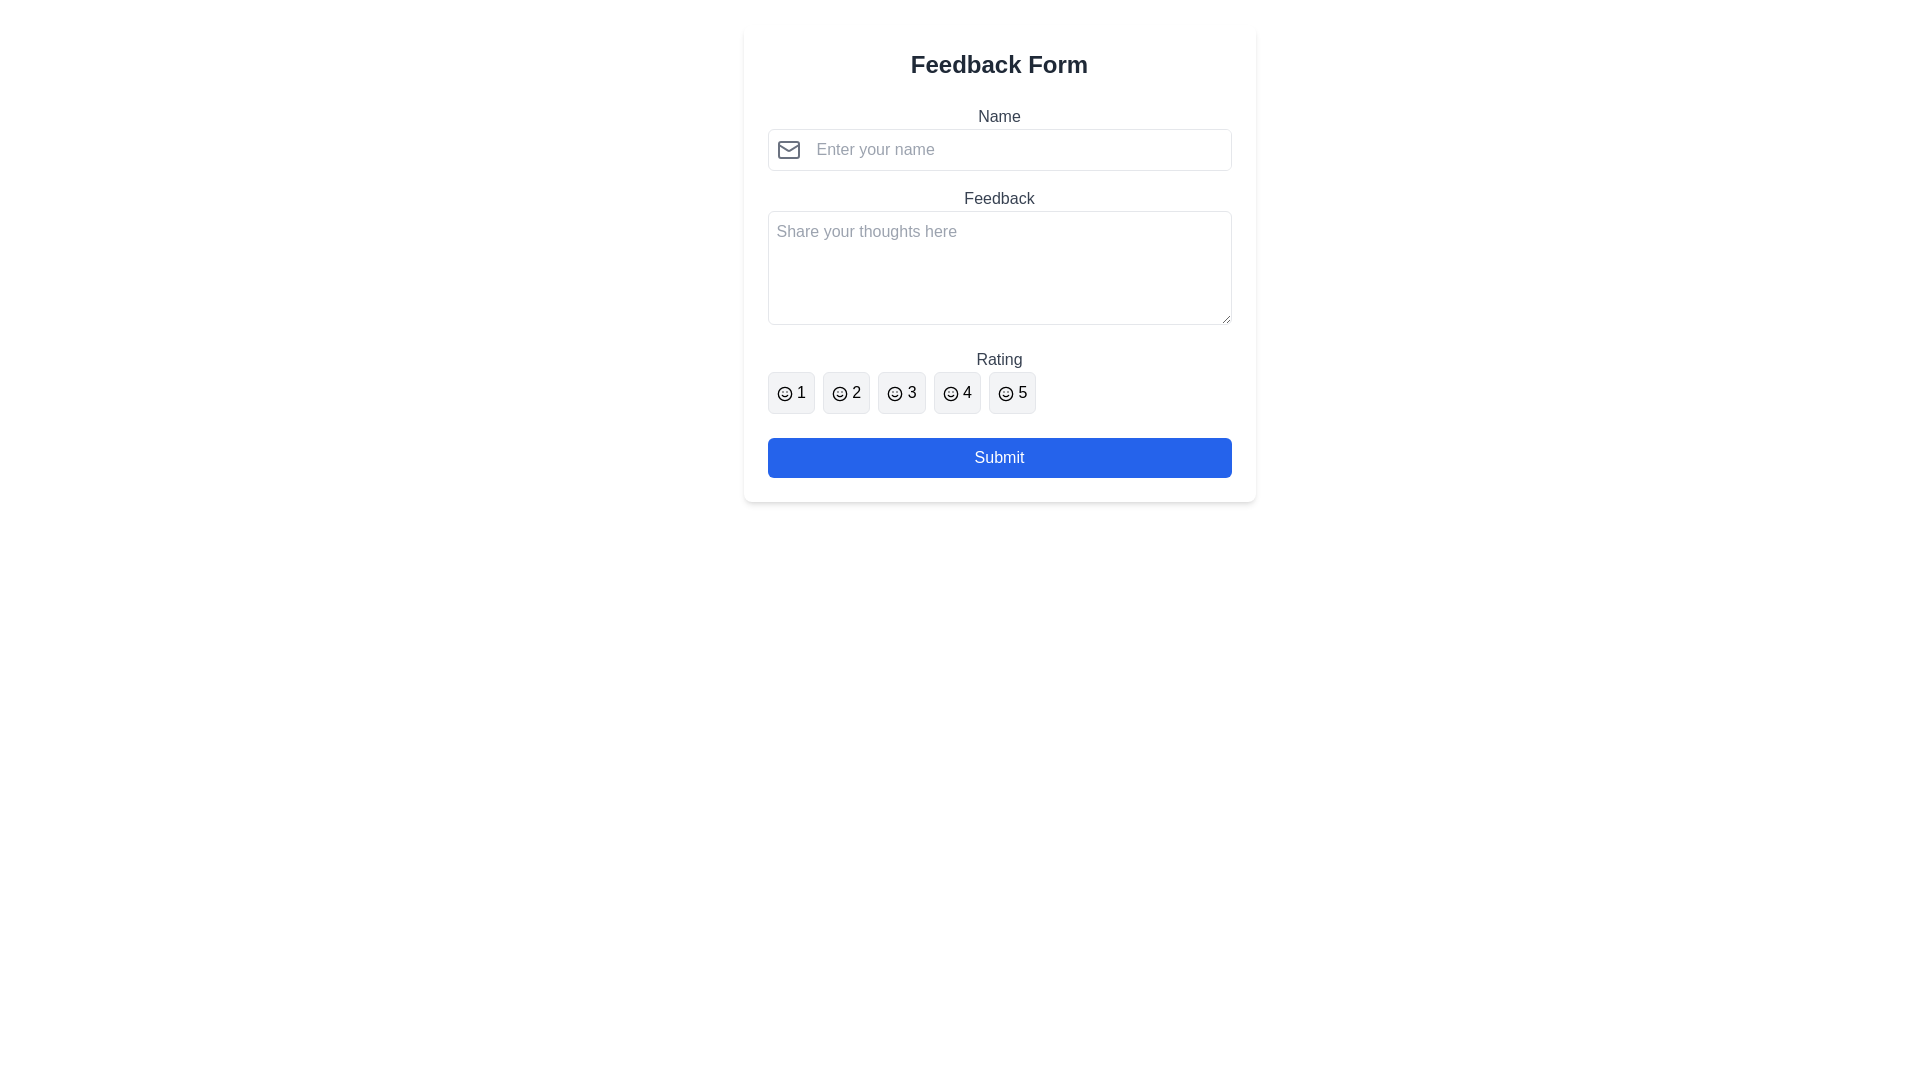  Describe the element at coordinates (900, 393) in the screenshot. I see `the button displaying the text '3' next to a smiley face icon, located above the 'Submit' button in the feedback form` at that location.